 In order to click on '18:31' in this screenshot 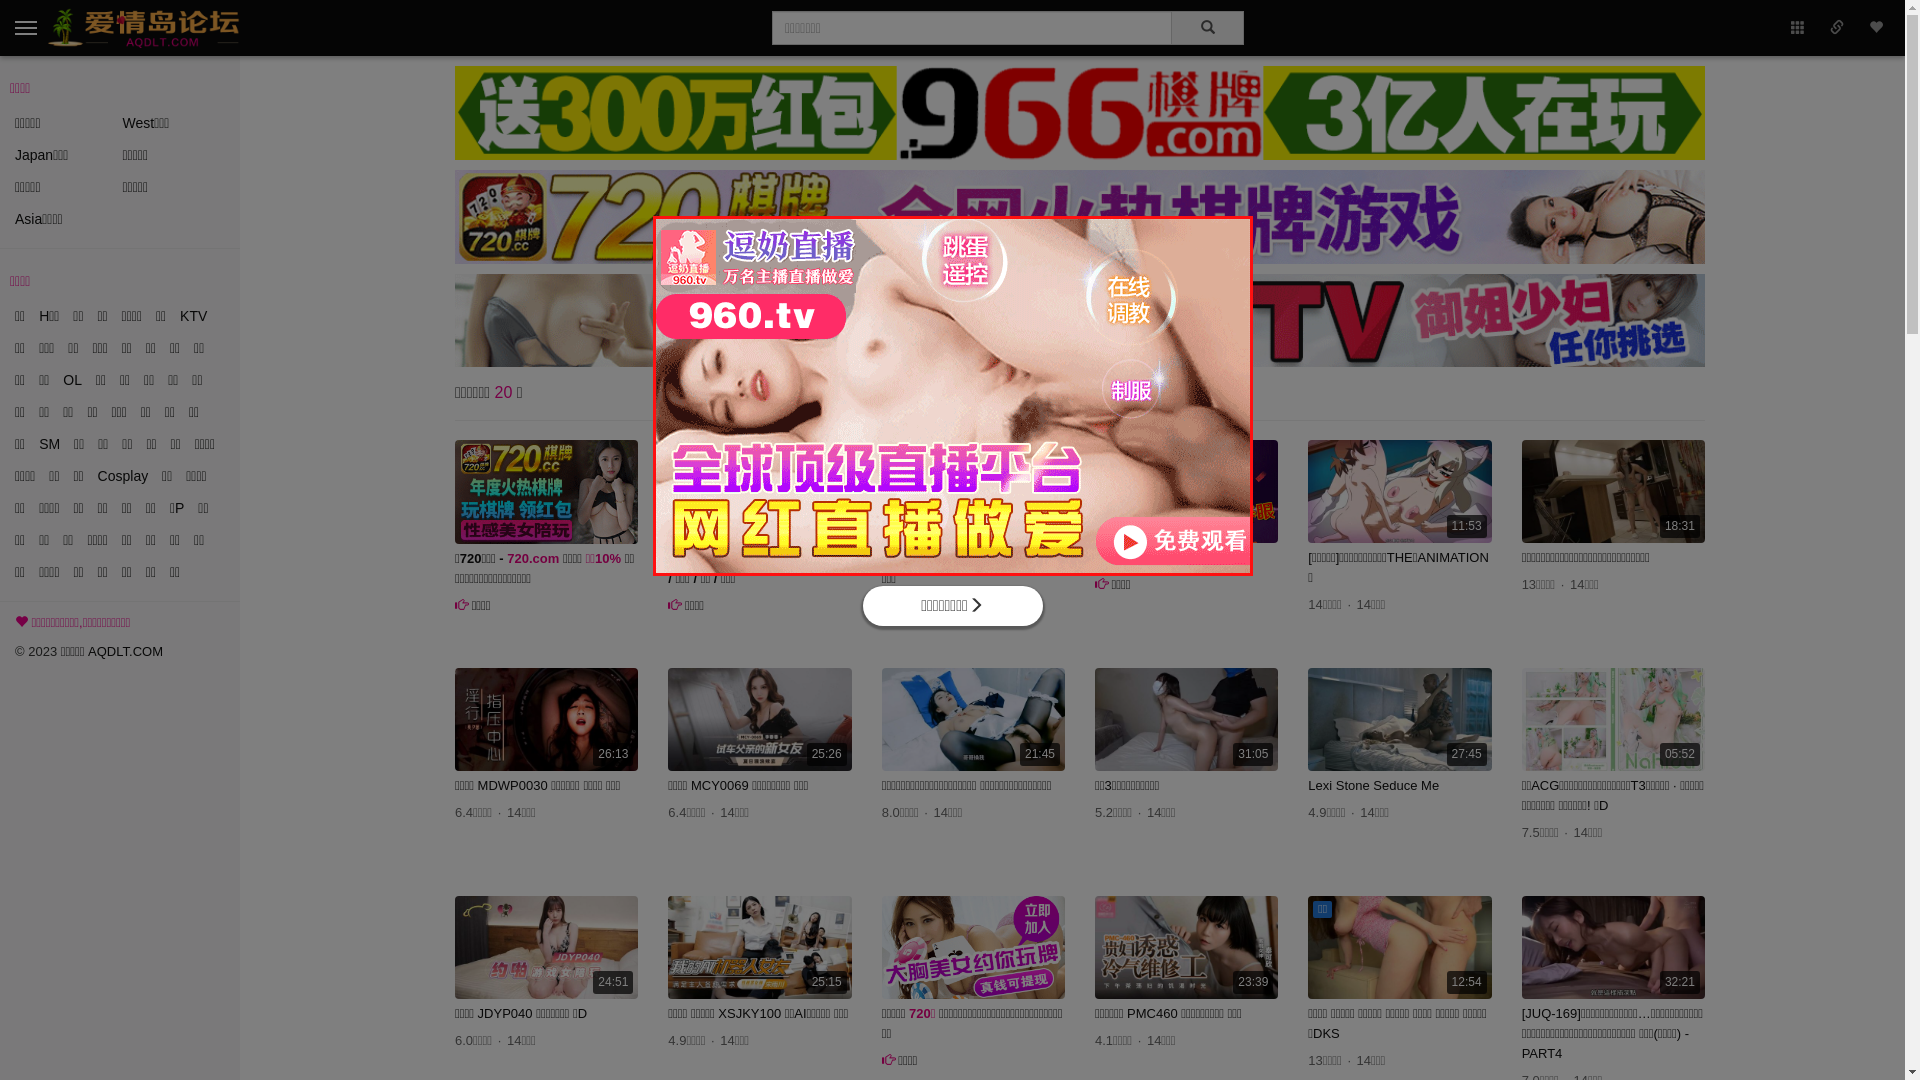, I will do `click(1613, 491)`.